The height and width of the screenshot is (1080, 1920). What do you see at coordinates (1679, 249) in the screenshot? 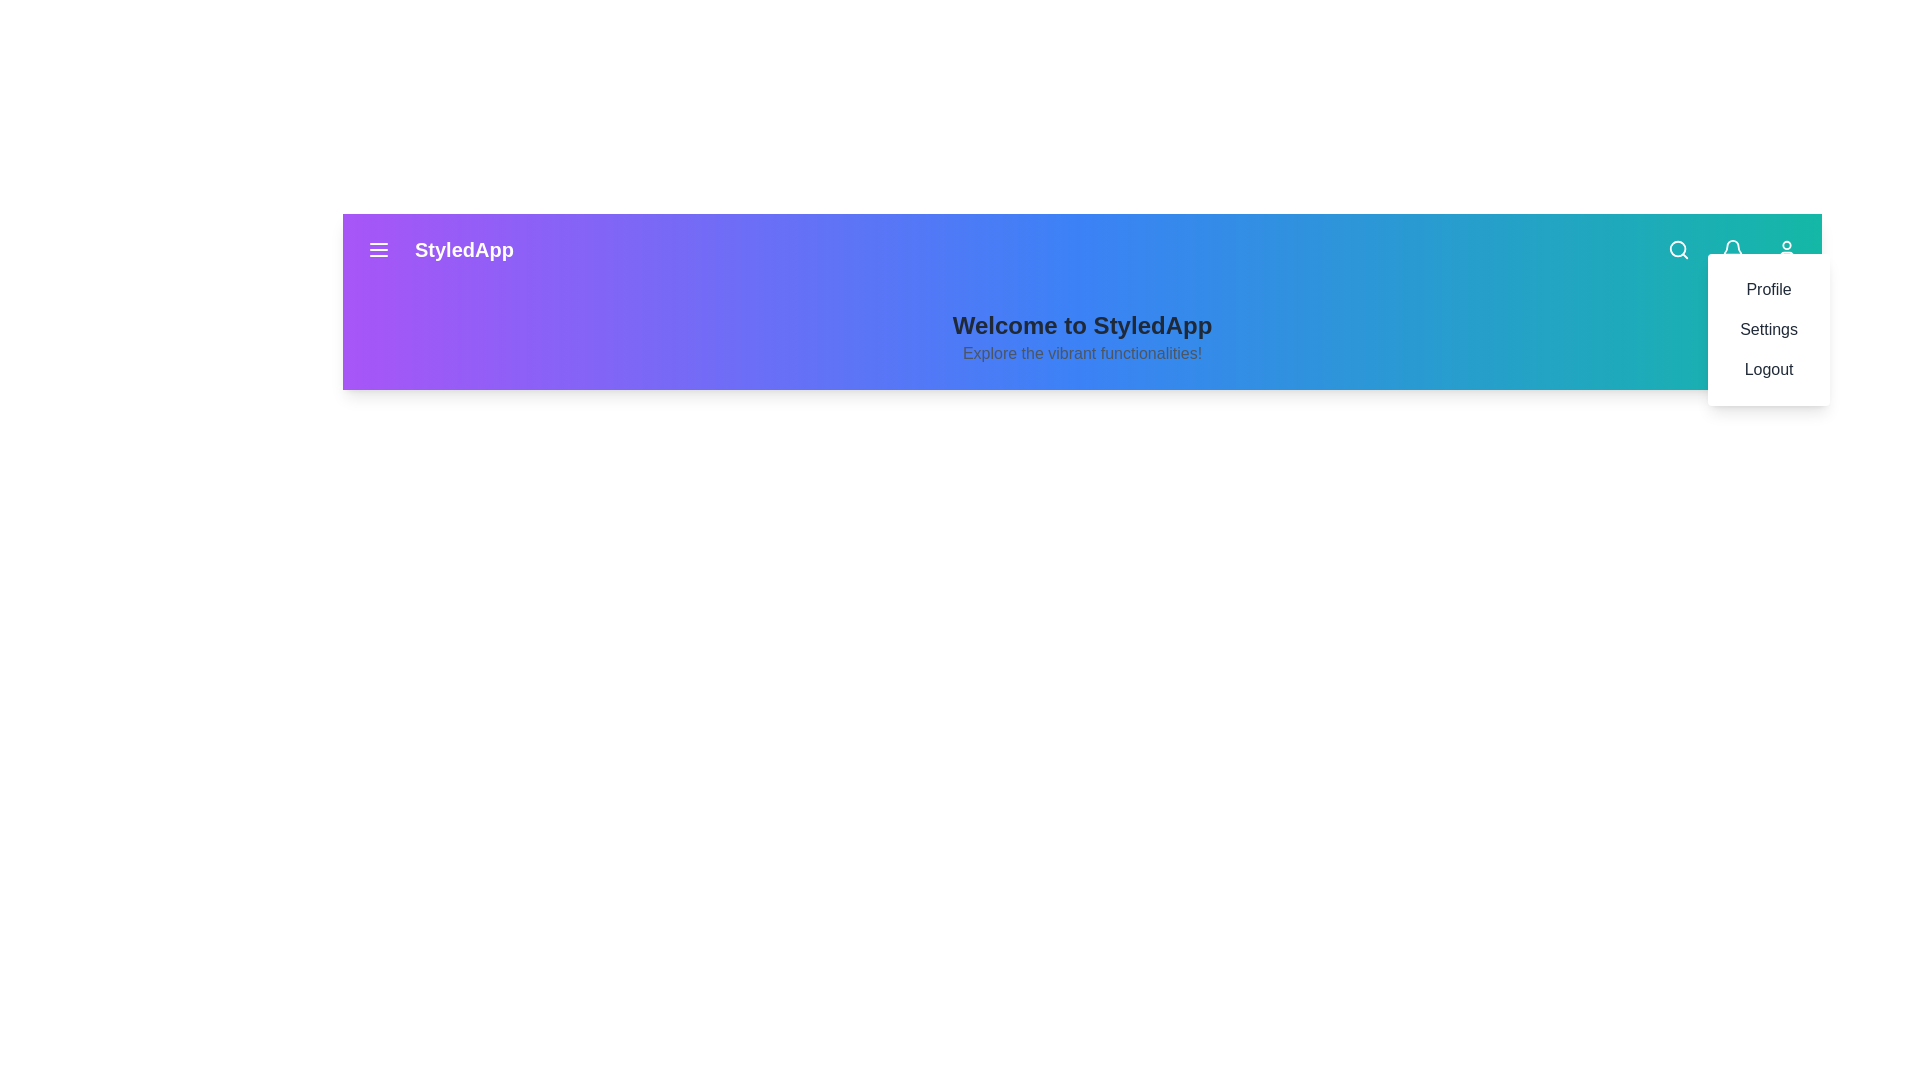
I see `the Search icon to trigger its functionality` at bounding box center [1679, 249].